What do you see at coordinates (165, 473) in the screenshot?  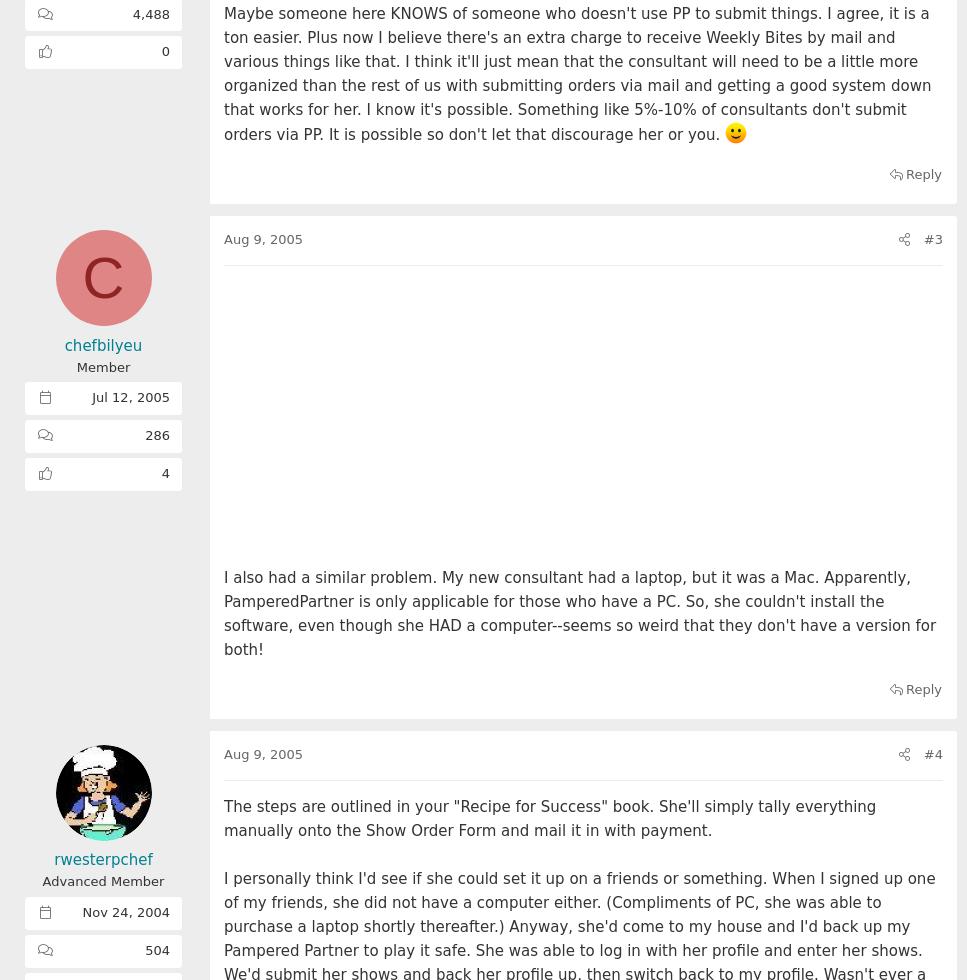 I see `'4'` at bounding box center [165, 473].